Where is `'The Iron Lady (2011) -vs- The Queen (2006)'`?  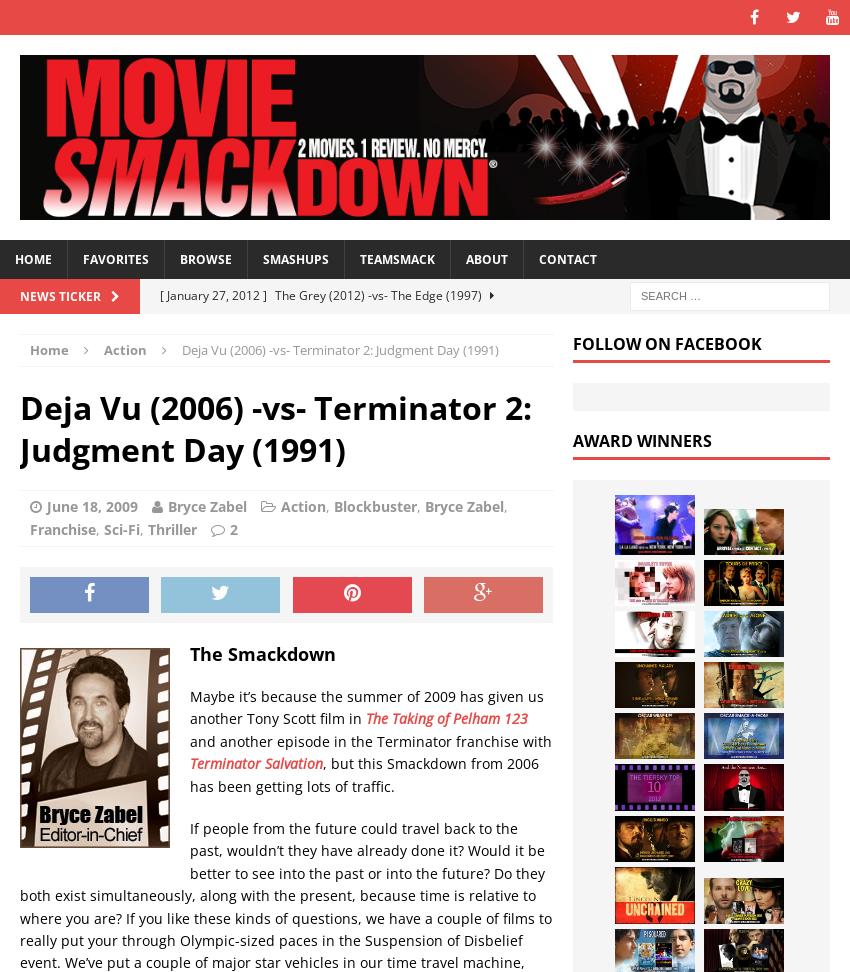
'The Iron Lady (2011) -vs- The Queen (2006)' is located at coordinates (411, 397).